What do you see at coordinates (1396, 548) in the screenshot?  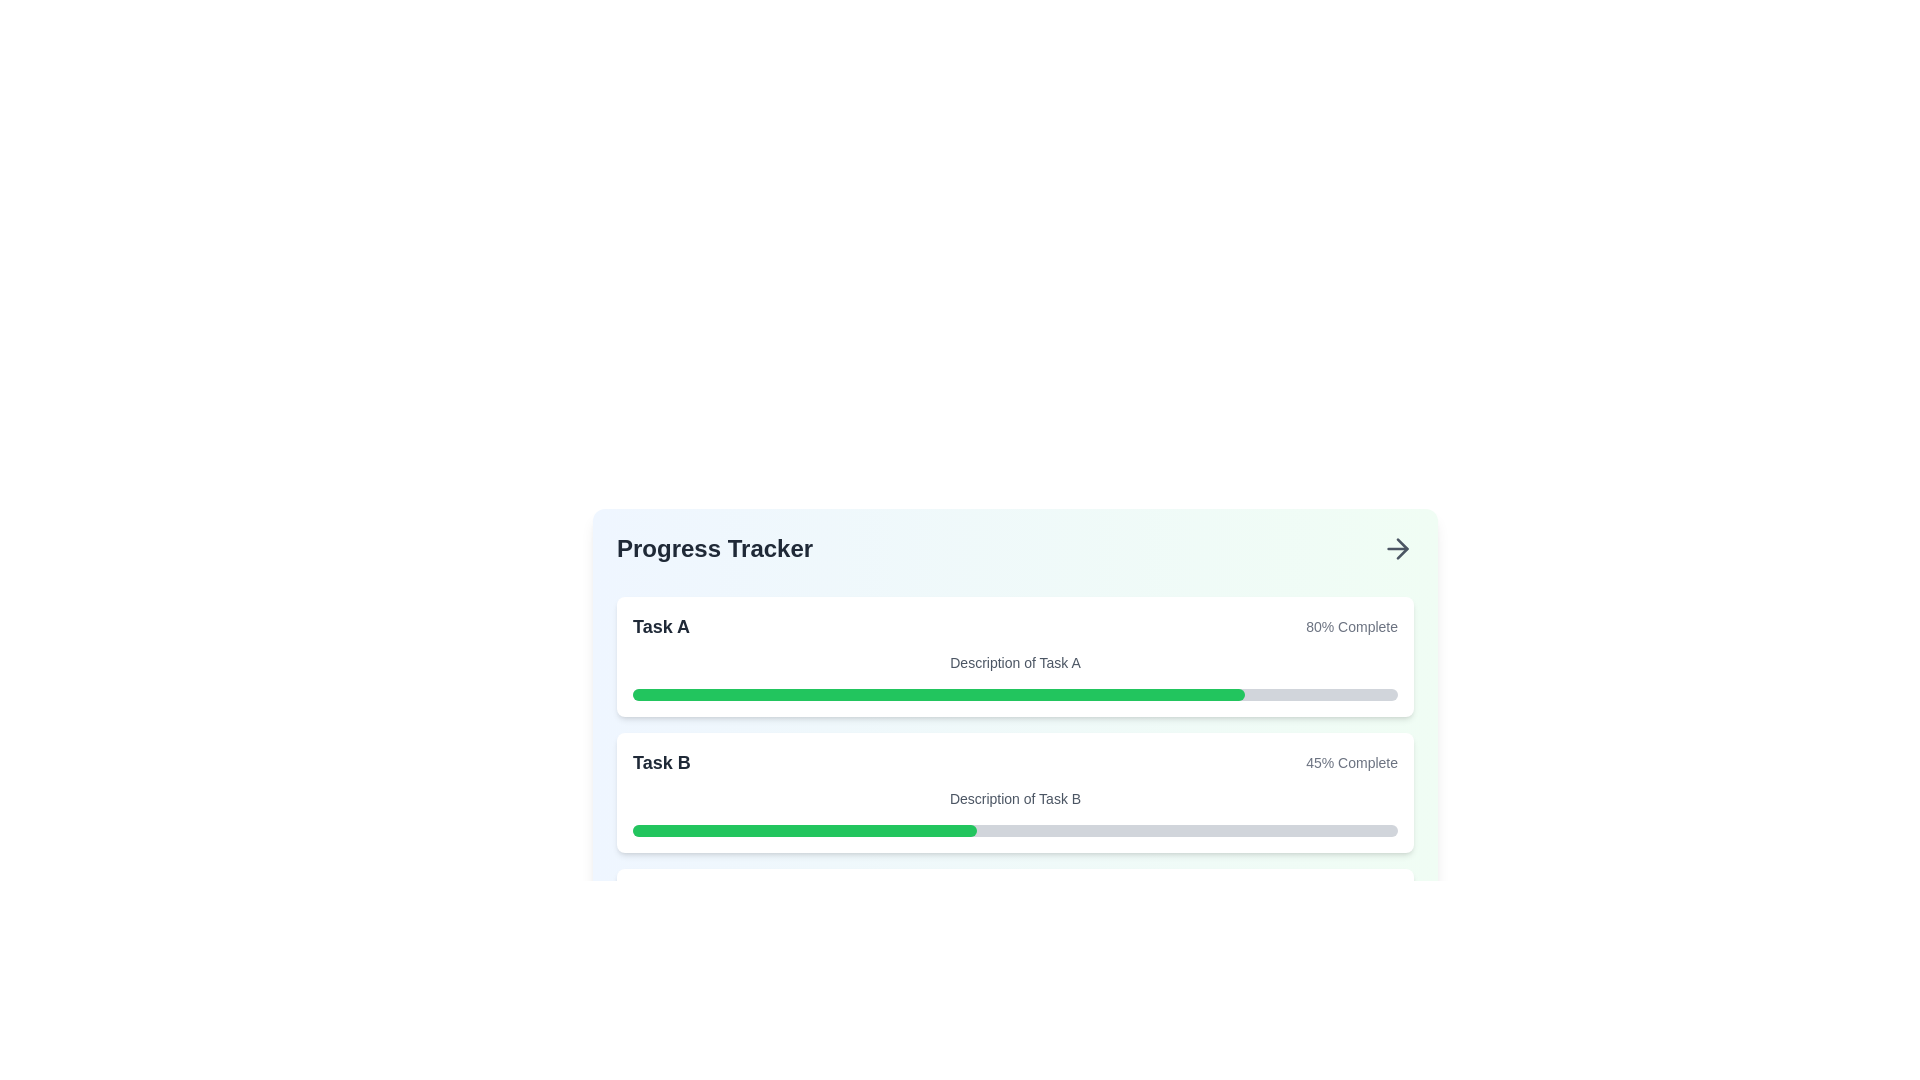 I see `the arrow icon located to the right of the 'Progress Tracker' header` at bounding box center [1396, 548].